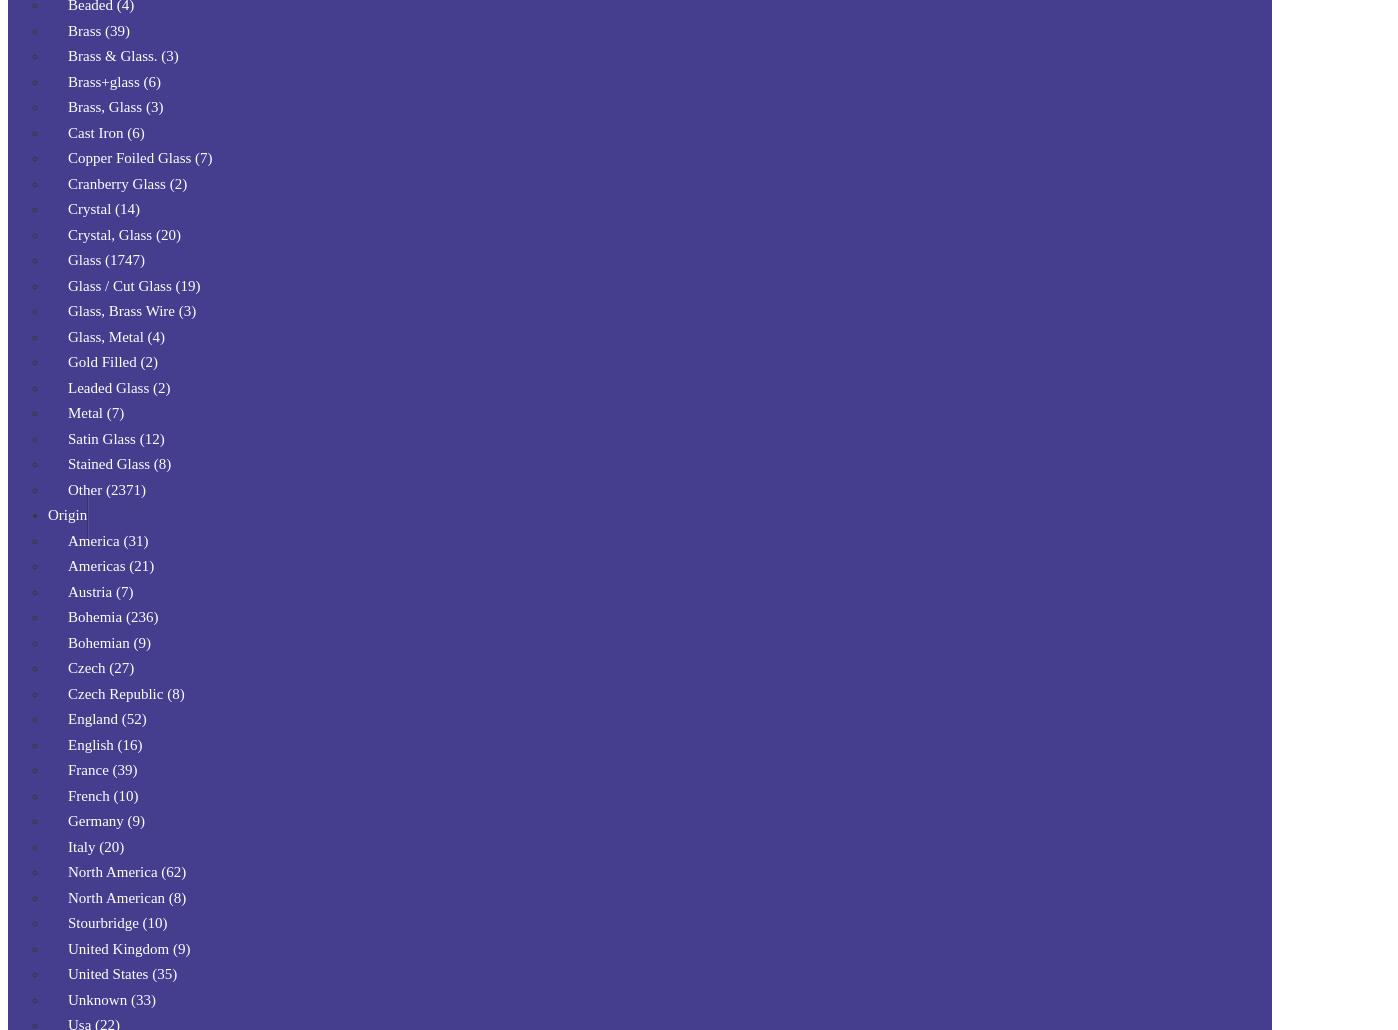  Describe the element at coordinates (116, 334) in the screenshot. I see `'Glass, Metal (4)'` at that location.